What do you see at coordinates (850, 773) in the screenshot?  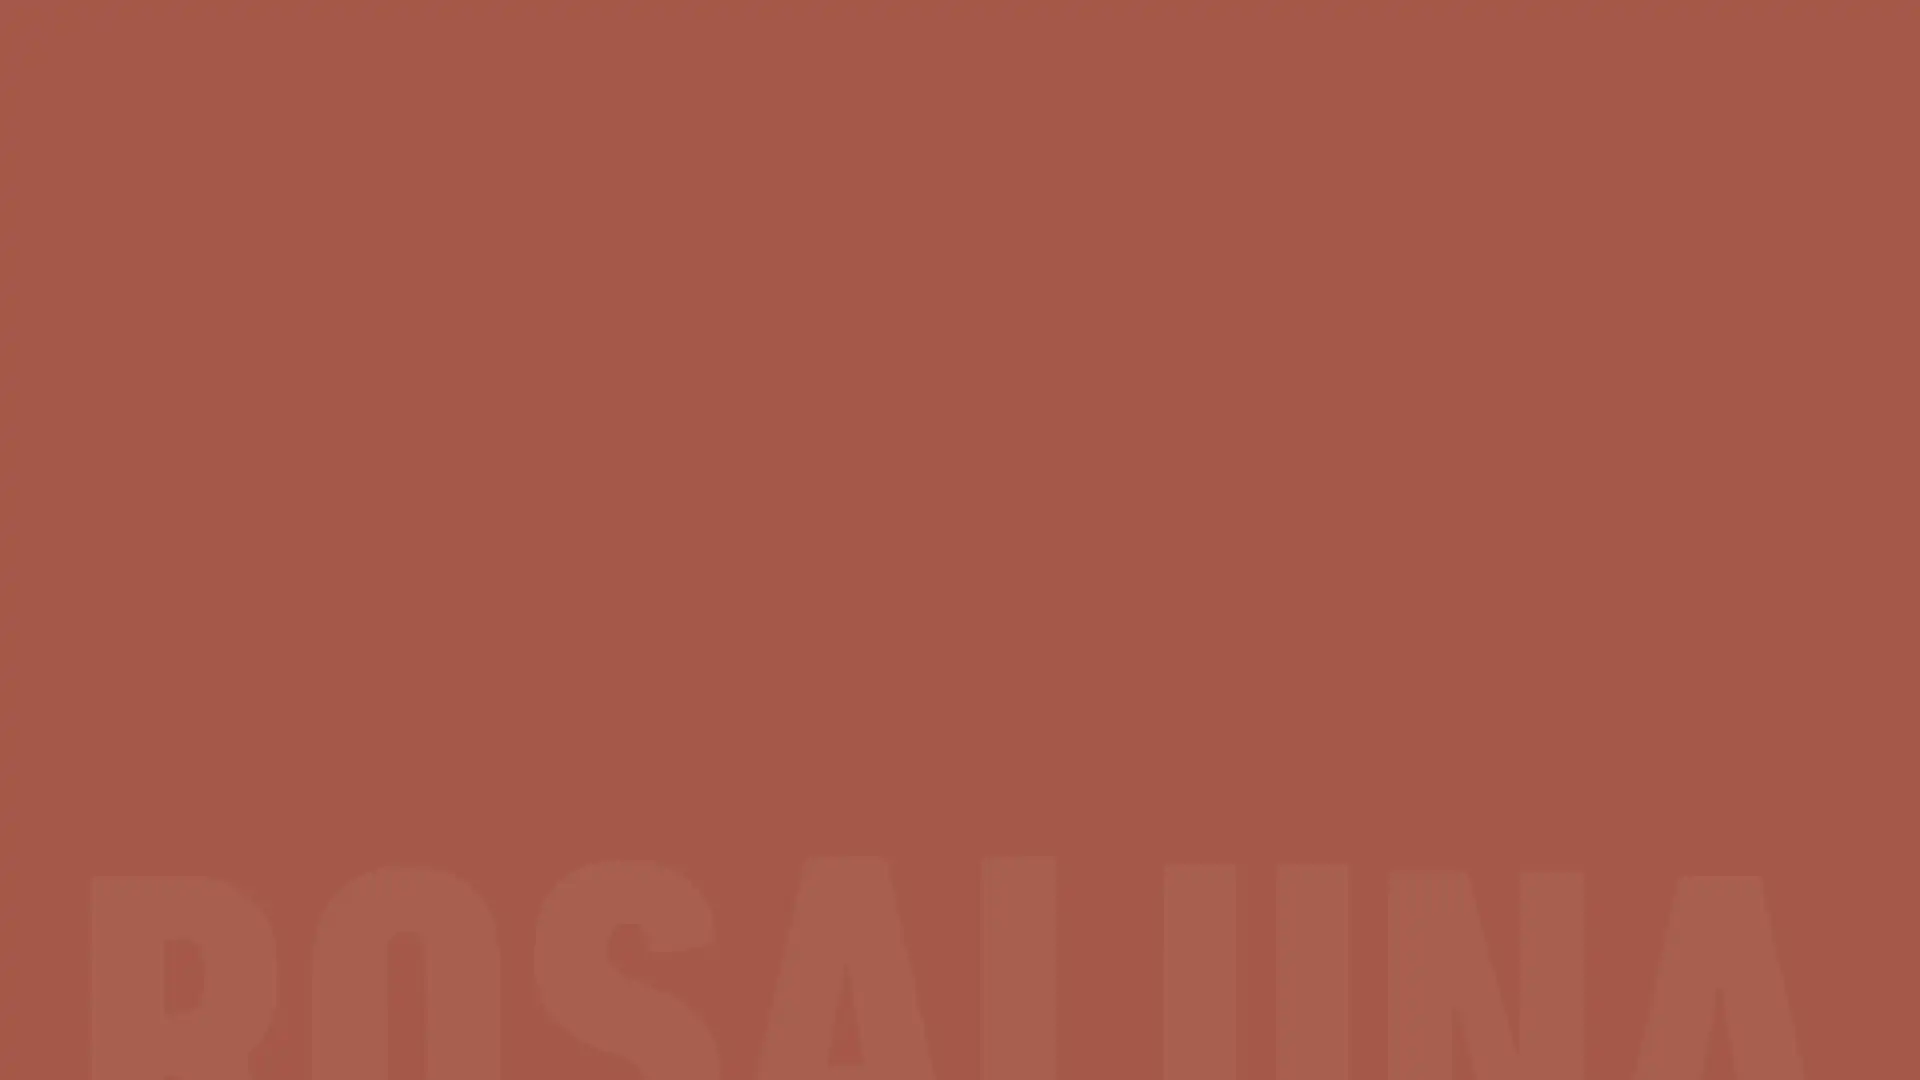 I see `Yes` at bounding box center [850, 773].